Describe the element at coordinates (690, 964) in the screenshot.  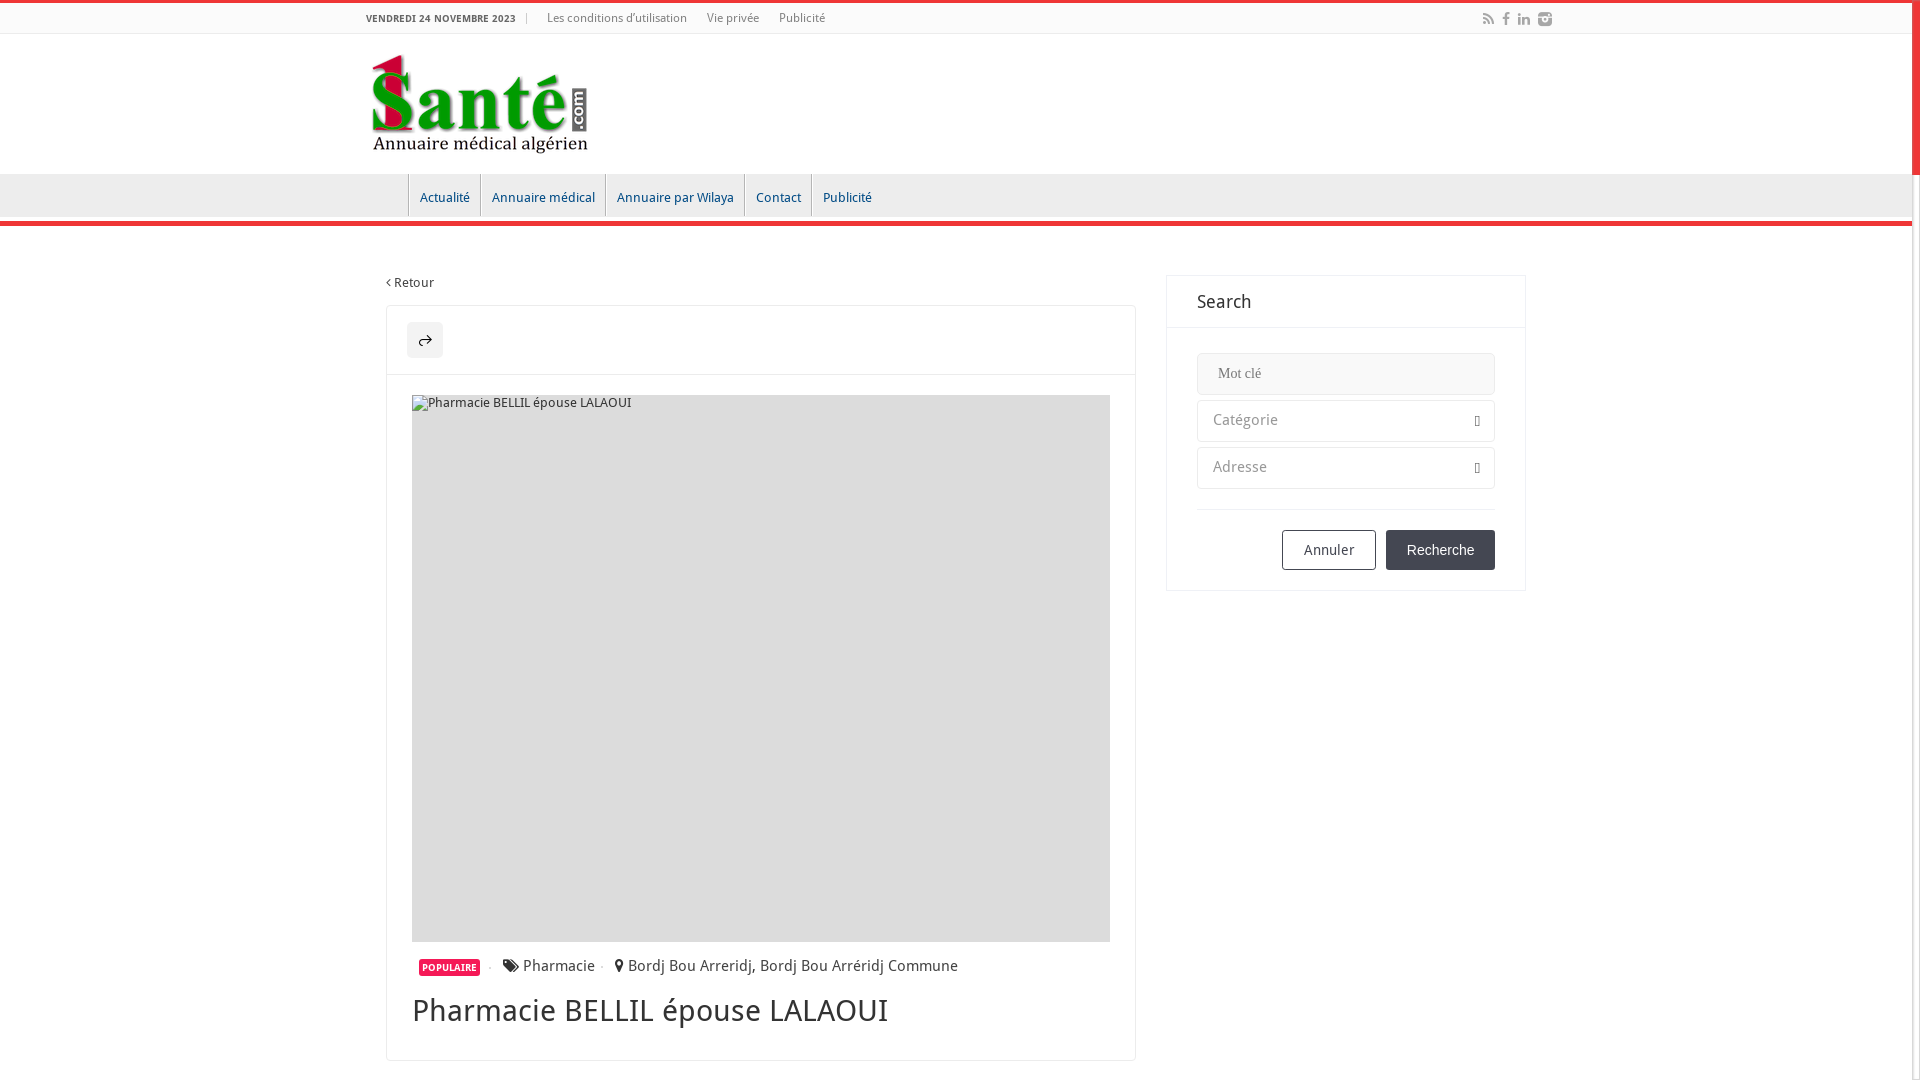
I see `'Bordj Bou Arreridj'` at that location.